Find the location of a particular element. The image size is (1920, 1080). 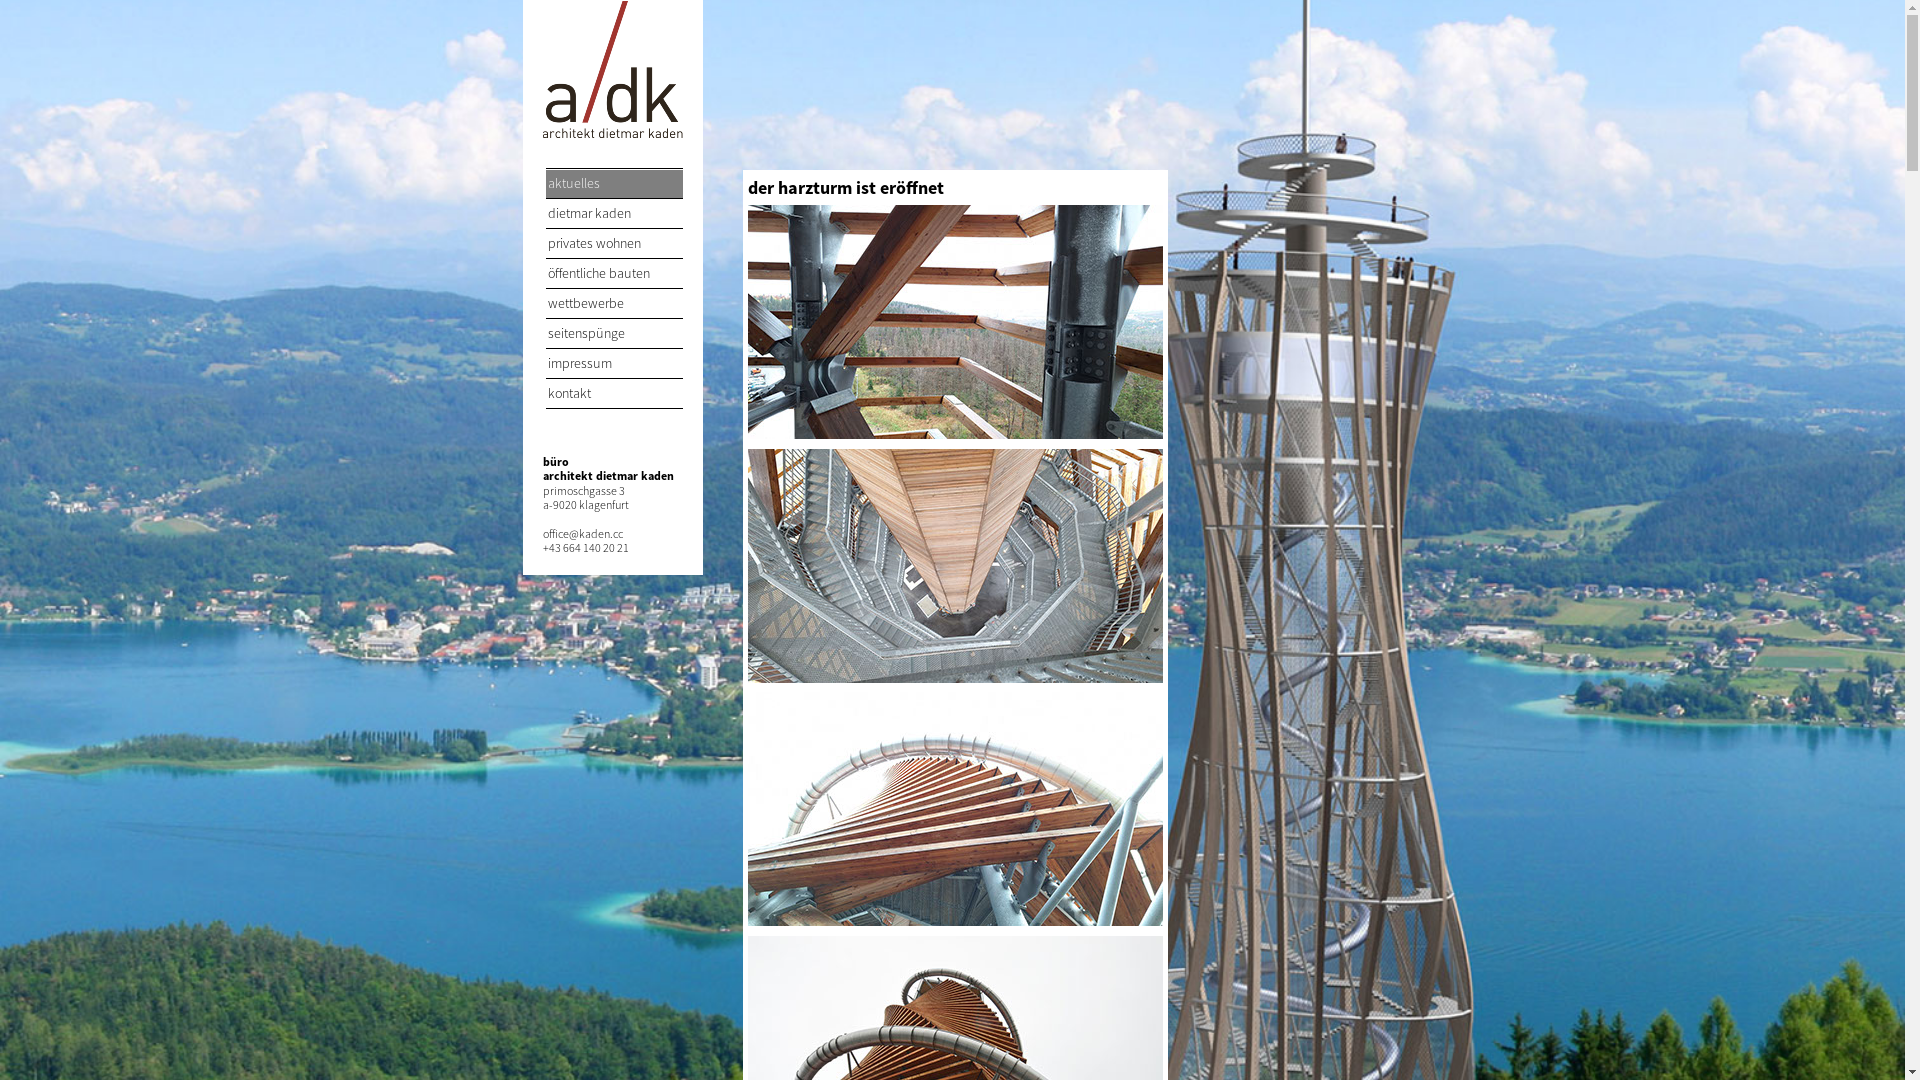

'impressum' is located at coordinates (613, 364).